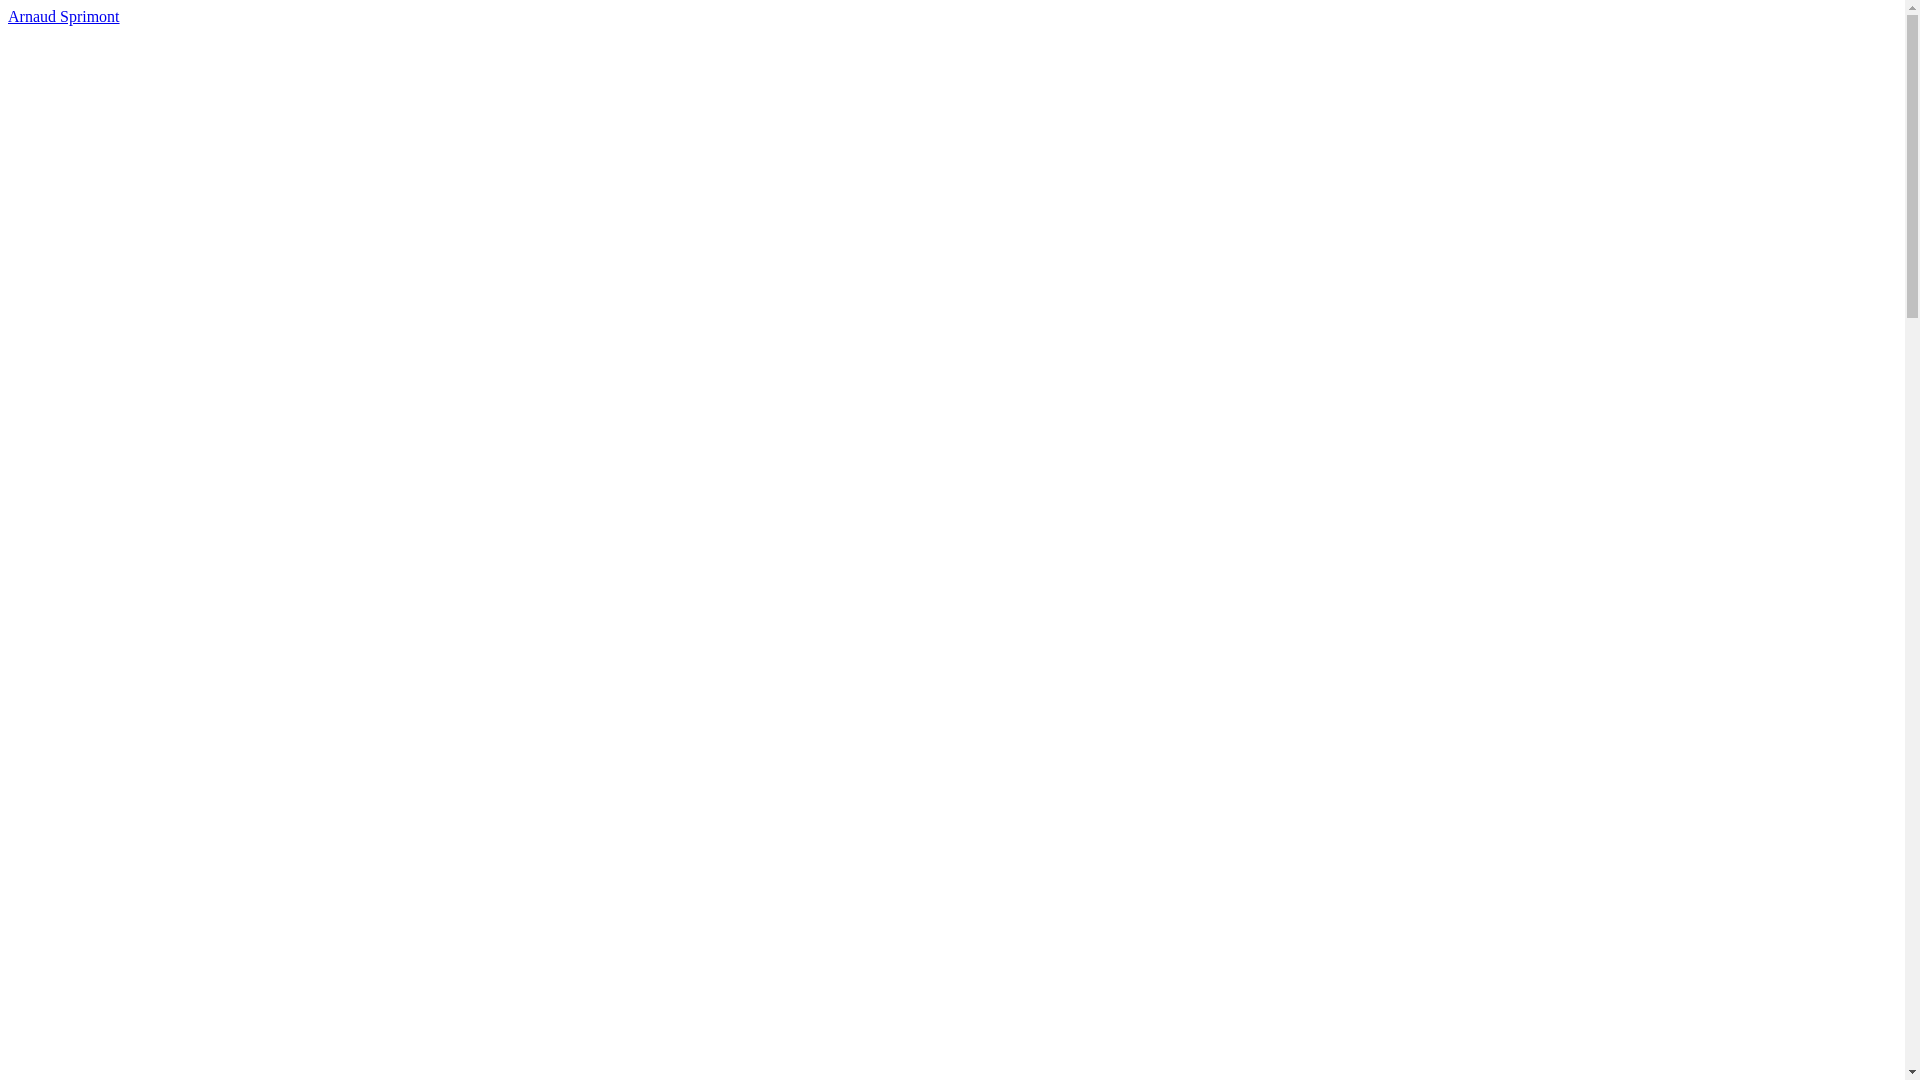 Image resolution: width=1920 pixels, height=1080 pixels. I want to click on 'Arnaud Sprimont', so click(8, 16).